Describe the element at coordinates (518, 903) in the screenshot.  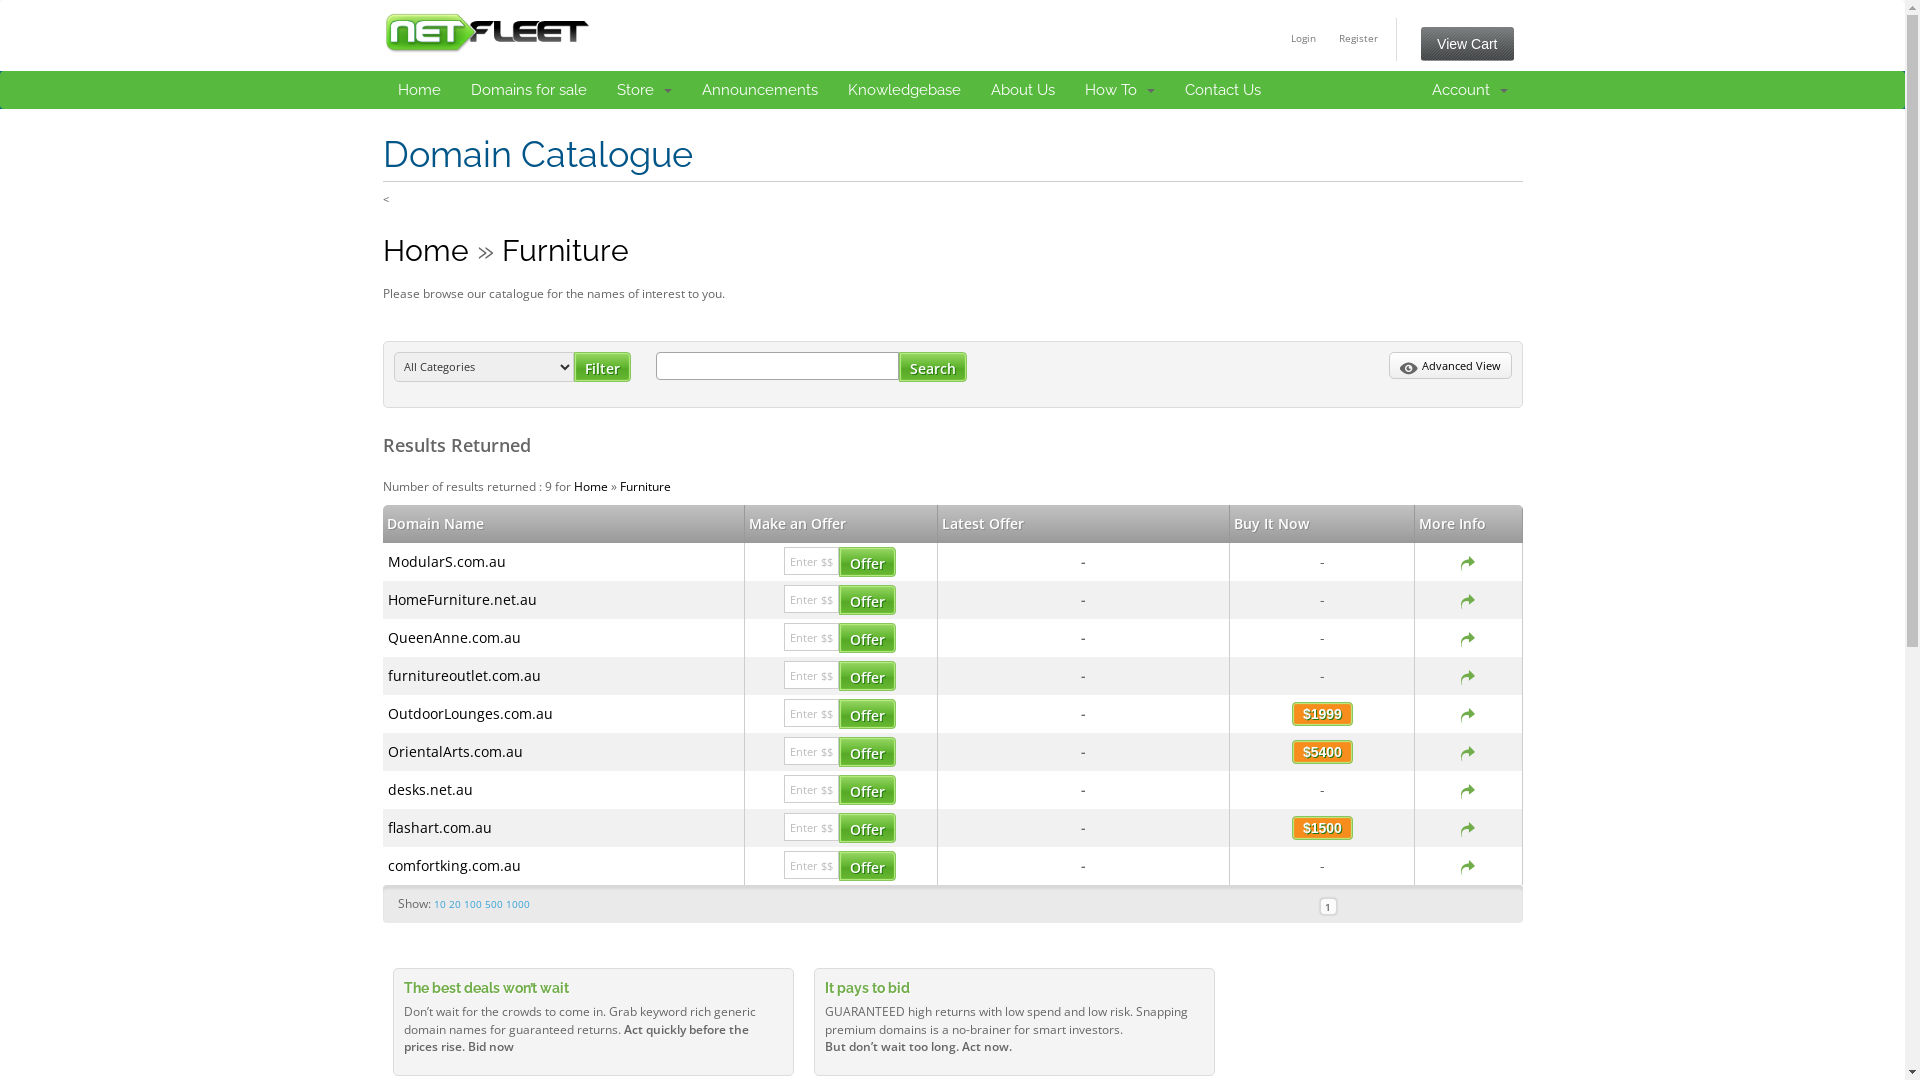
I see `'1000'` at that location.